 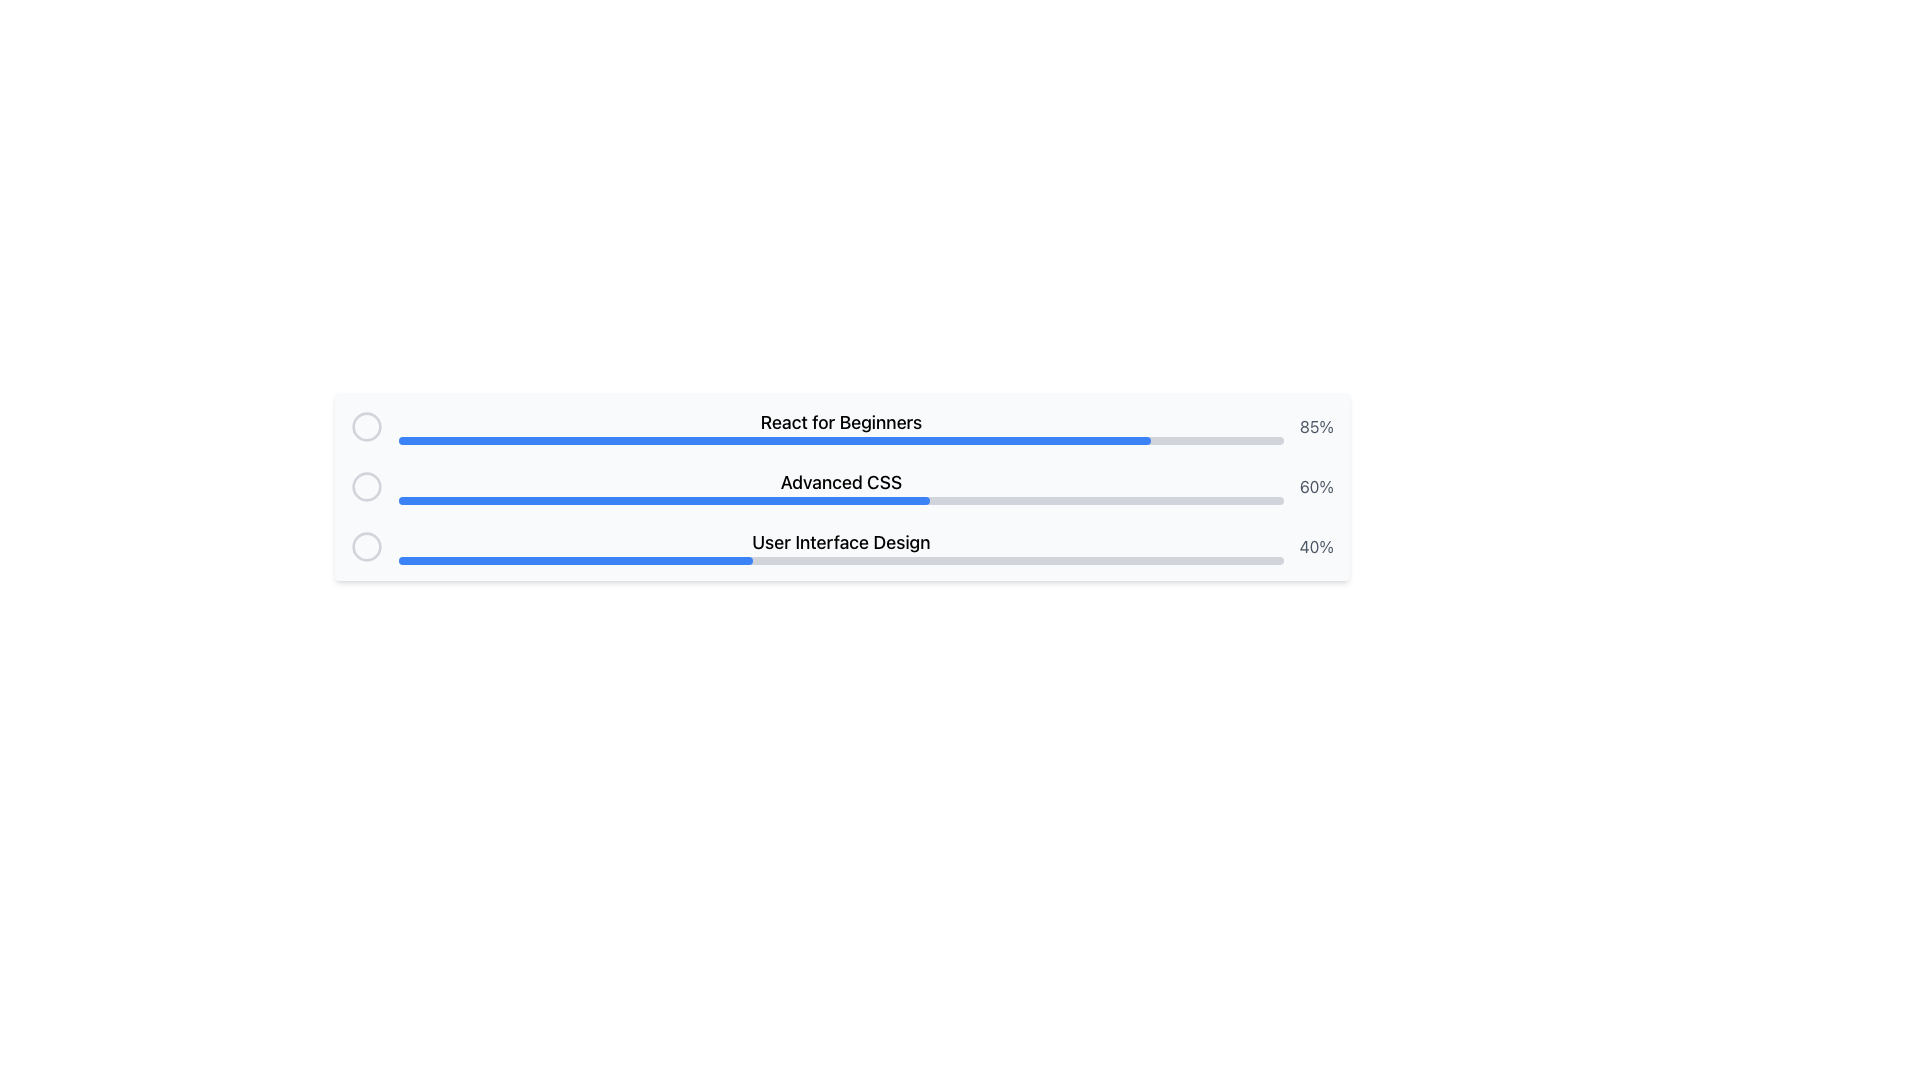 What do you see at coordinates (841, 543) in the screenshot?
I see `the text label element displaying 'User Interface Design' which is located directly above a gray progress bar in the third section of a vertical stack` at bounding box center [841, 543].